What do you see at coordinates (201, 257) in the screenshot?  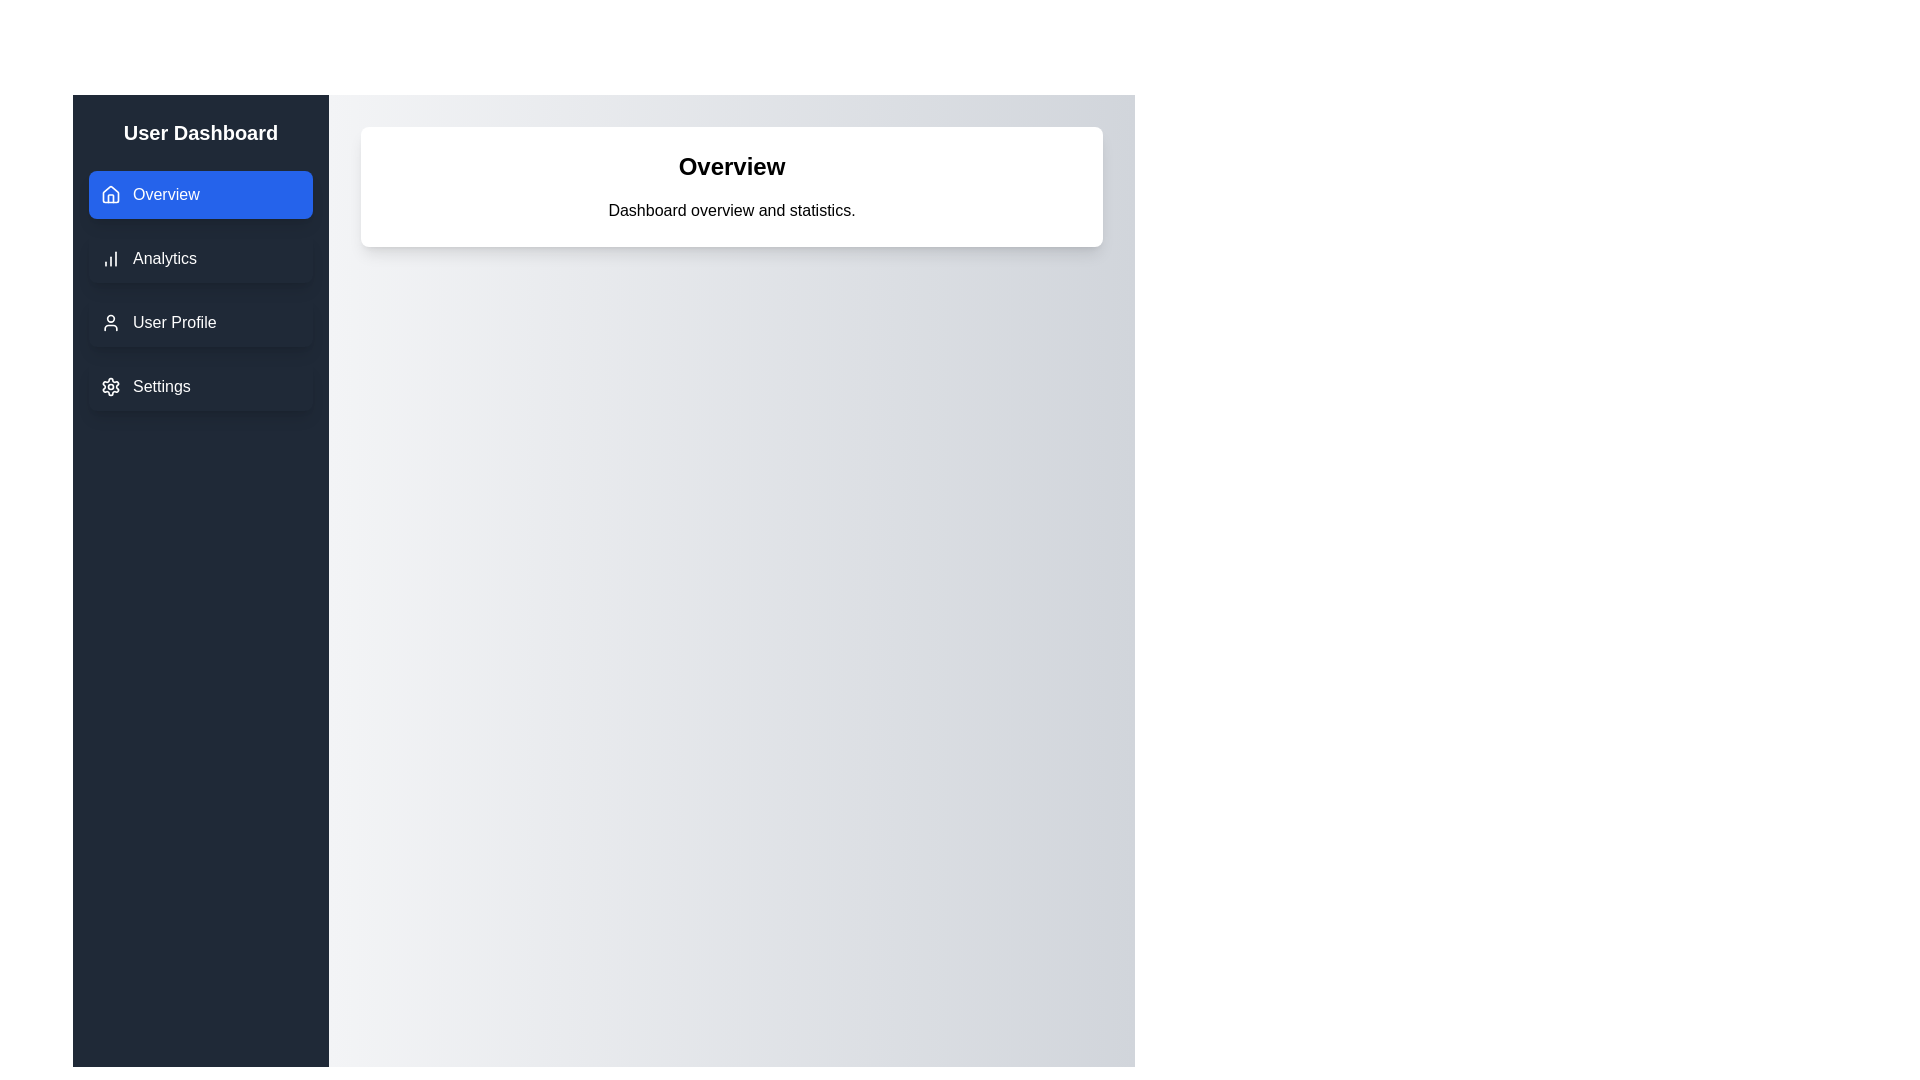 I see `the section Analytics from the navigation menu` at bounding box center [201, 257].